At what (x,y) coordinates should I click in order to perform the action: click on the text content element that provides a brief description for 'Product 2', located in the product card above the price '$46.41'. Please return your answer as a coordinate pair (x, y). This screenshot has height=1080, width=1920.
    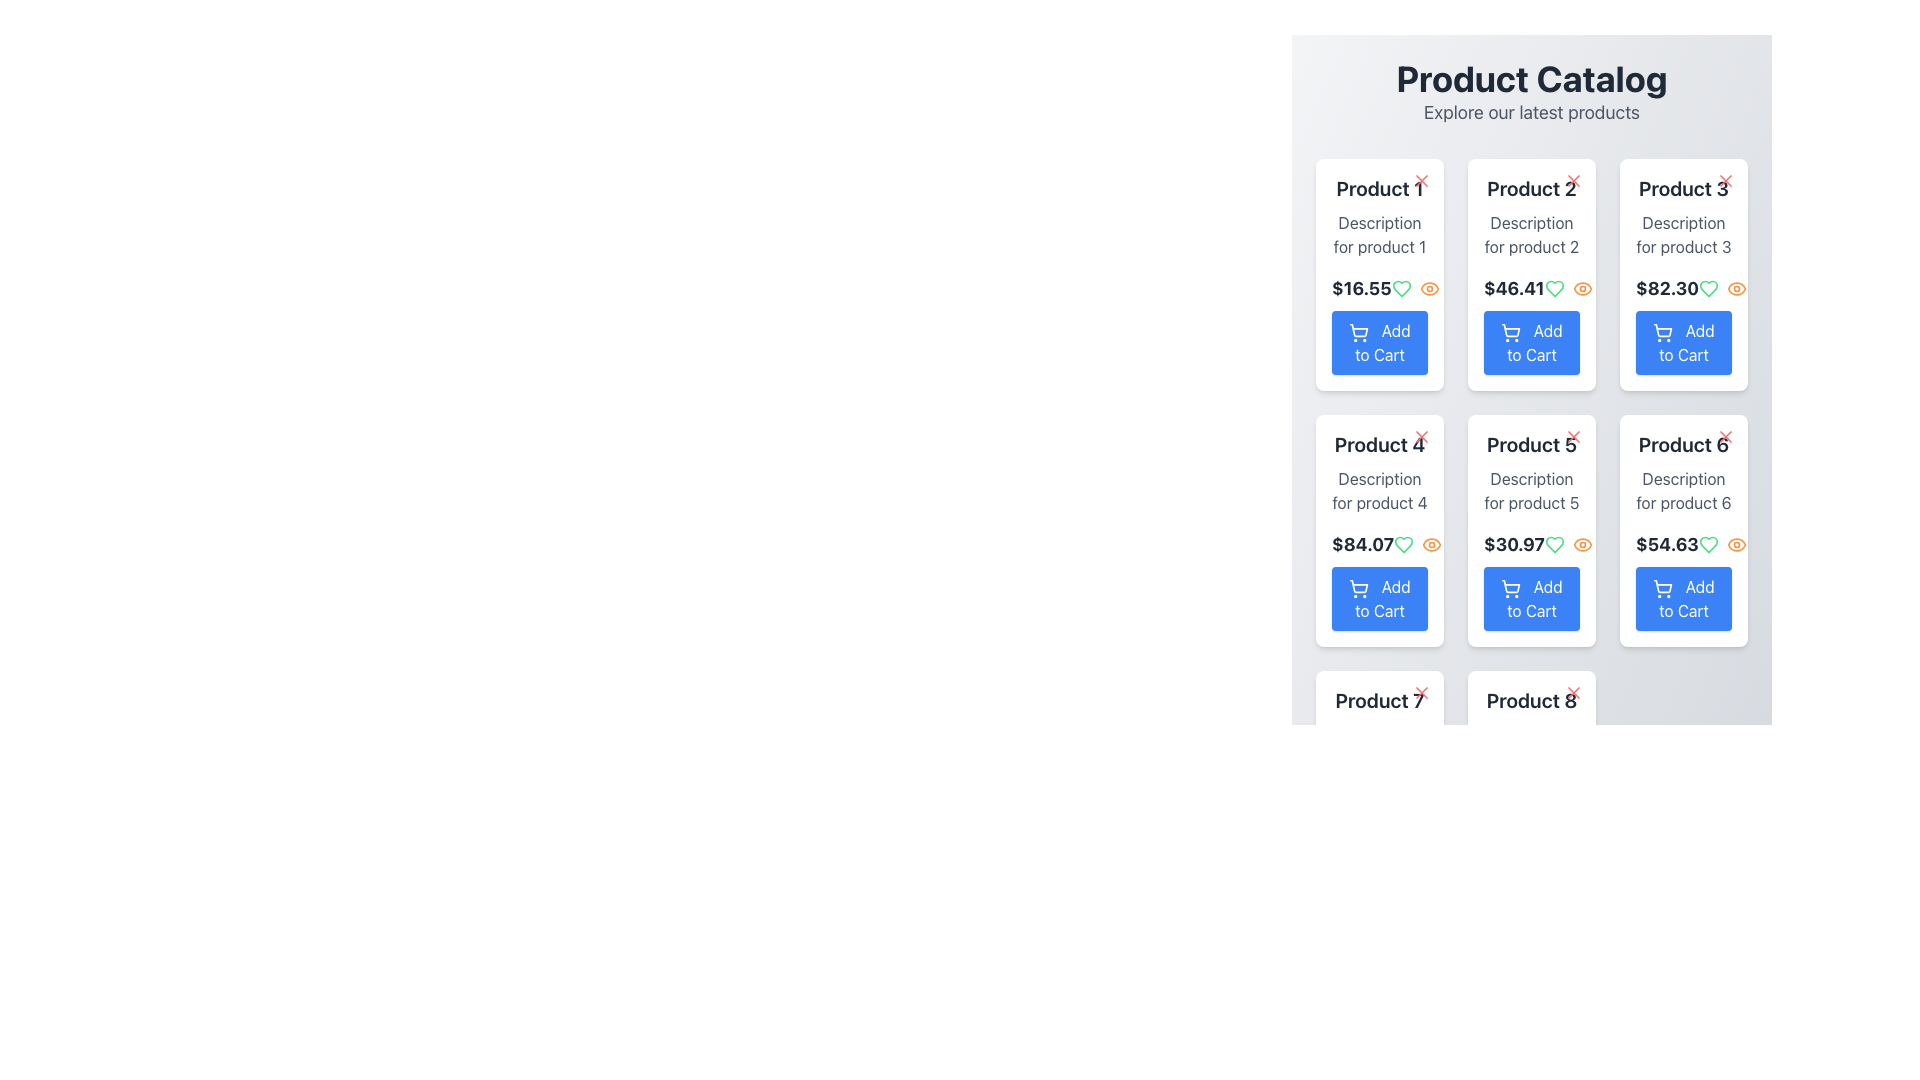
    Looking at the image, I should click on (1530, 234).